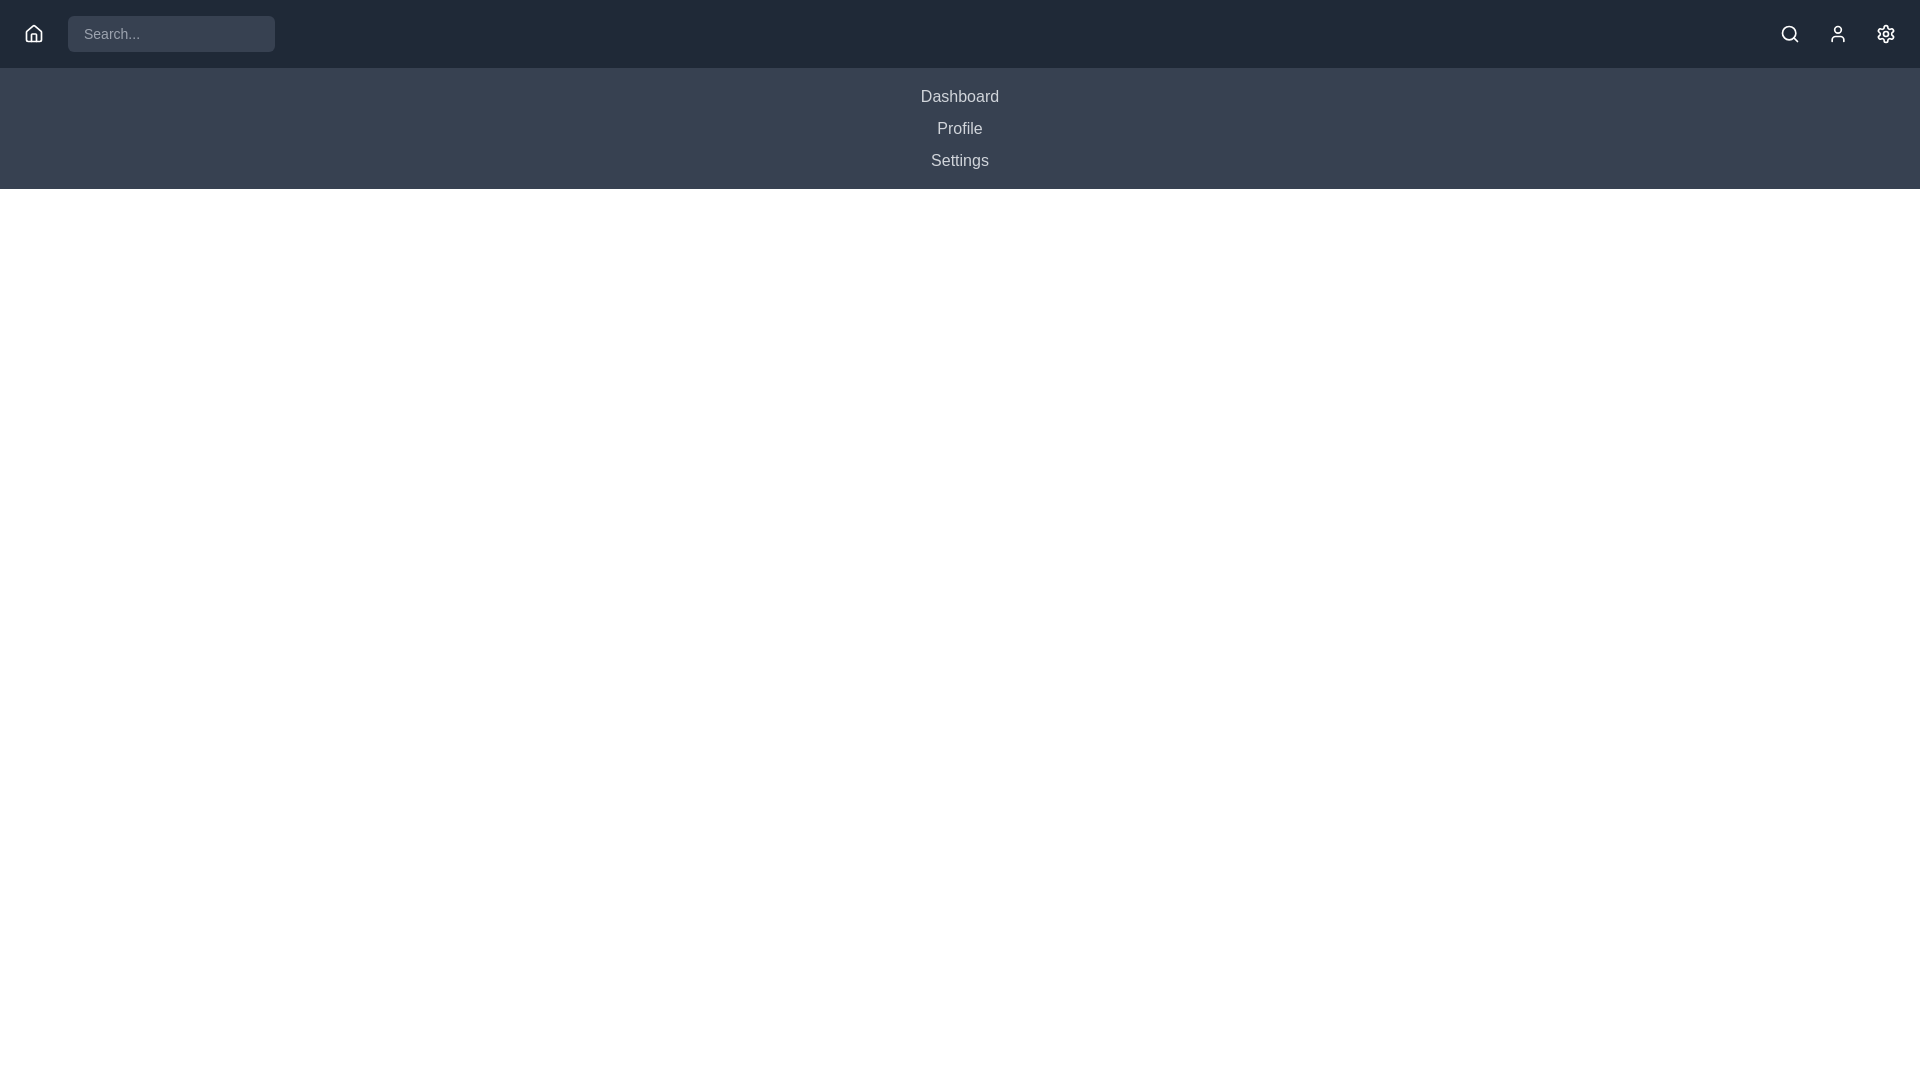  I want to click on the 'Settings' button, which is the last item in a vertical list of navigation options including 'Dashboard' and 'Profile', so click(960, 160).